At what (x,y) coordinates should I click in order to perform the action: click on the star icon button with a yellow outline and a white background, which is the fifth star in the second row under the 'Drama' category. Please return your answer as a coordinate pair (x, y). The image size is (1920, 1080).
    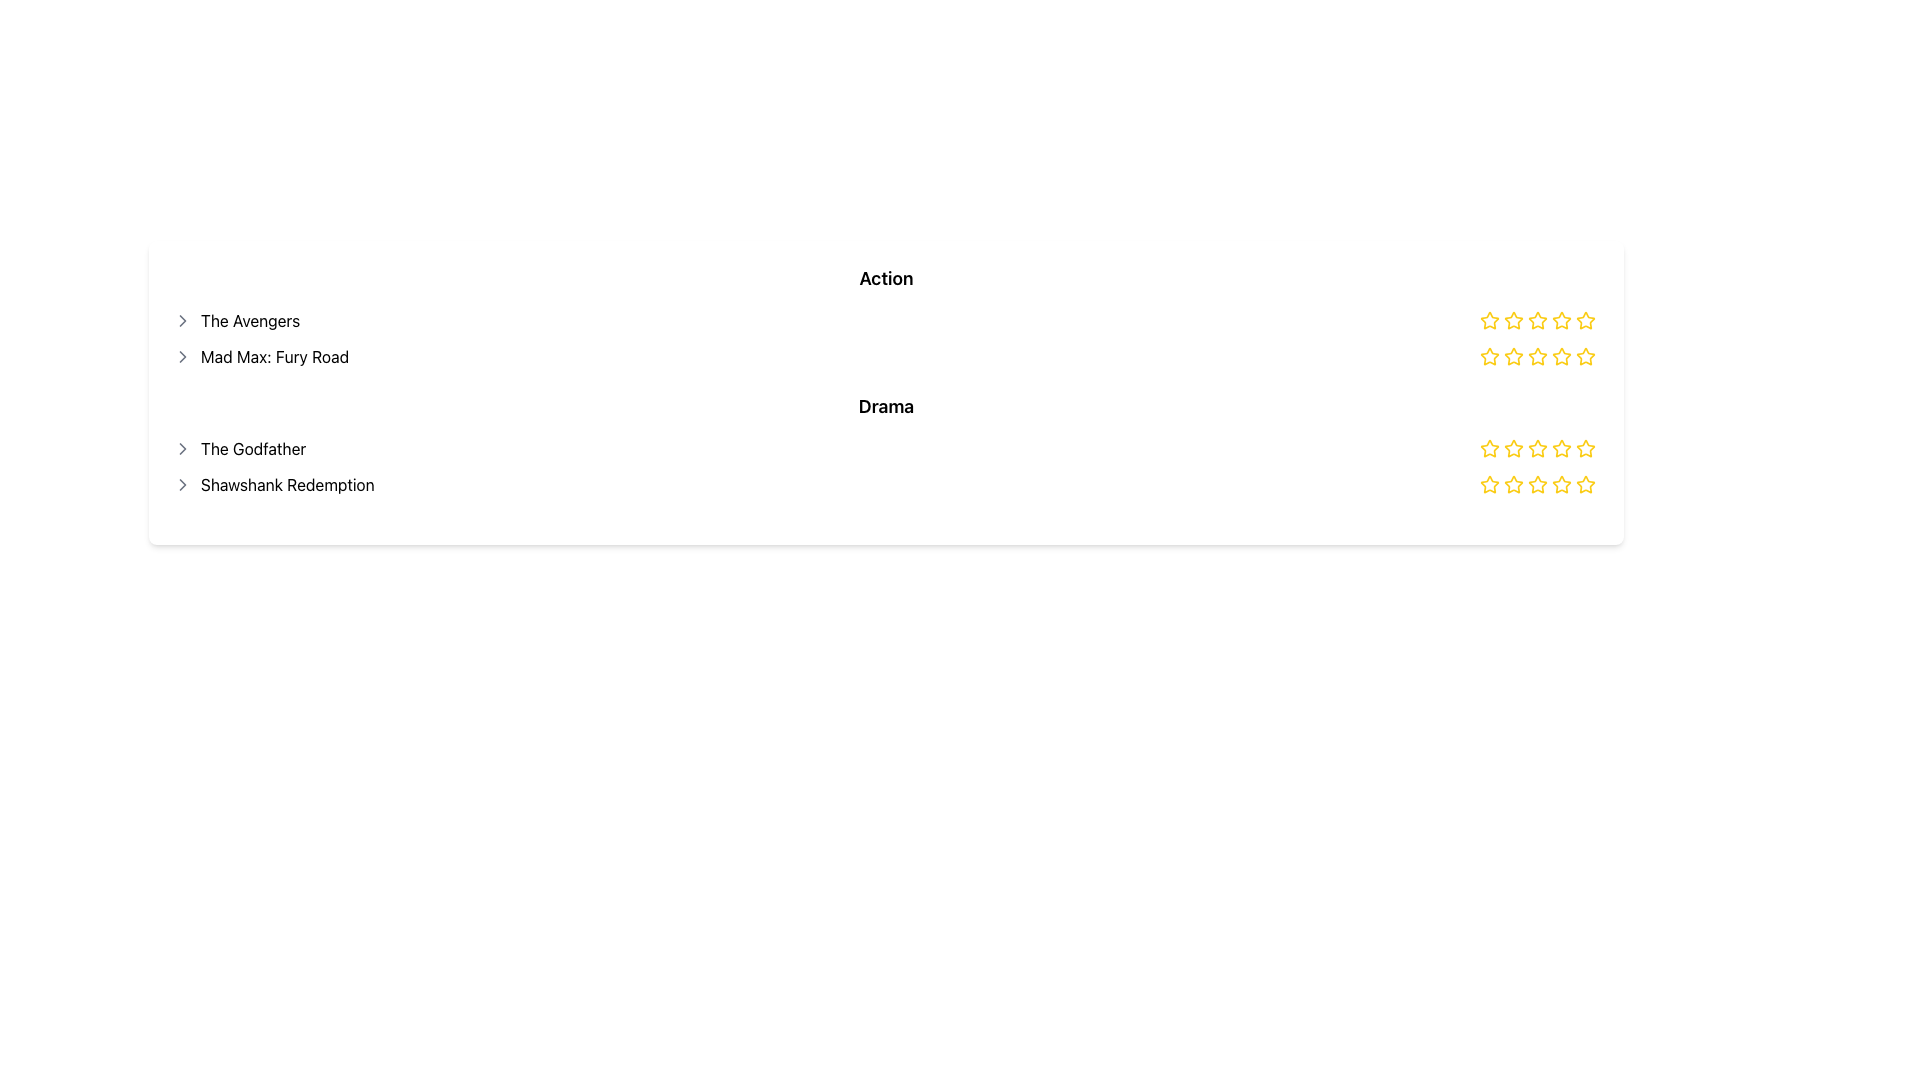
    Looking at the image, I should click on (1584, 484).